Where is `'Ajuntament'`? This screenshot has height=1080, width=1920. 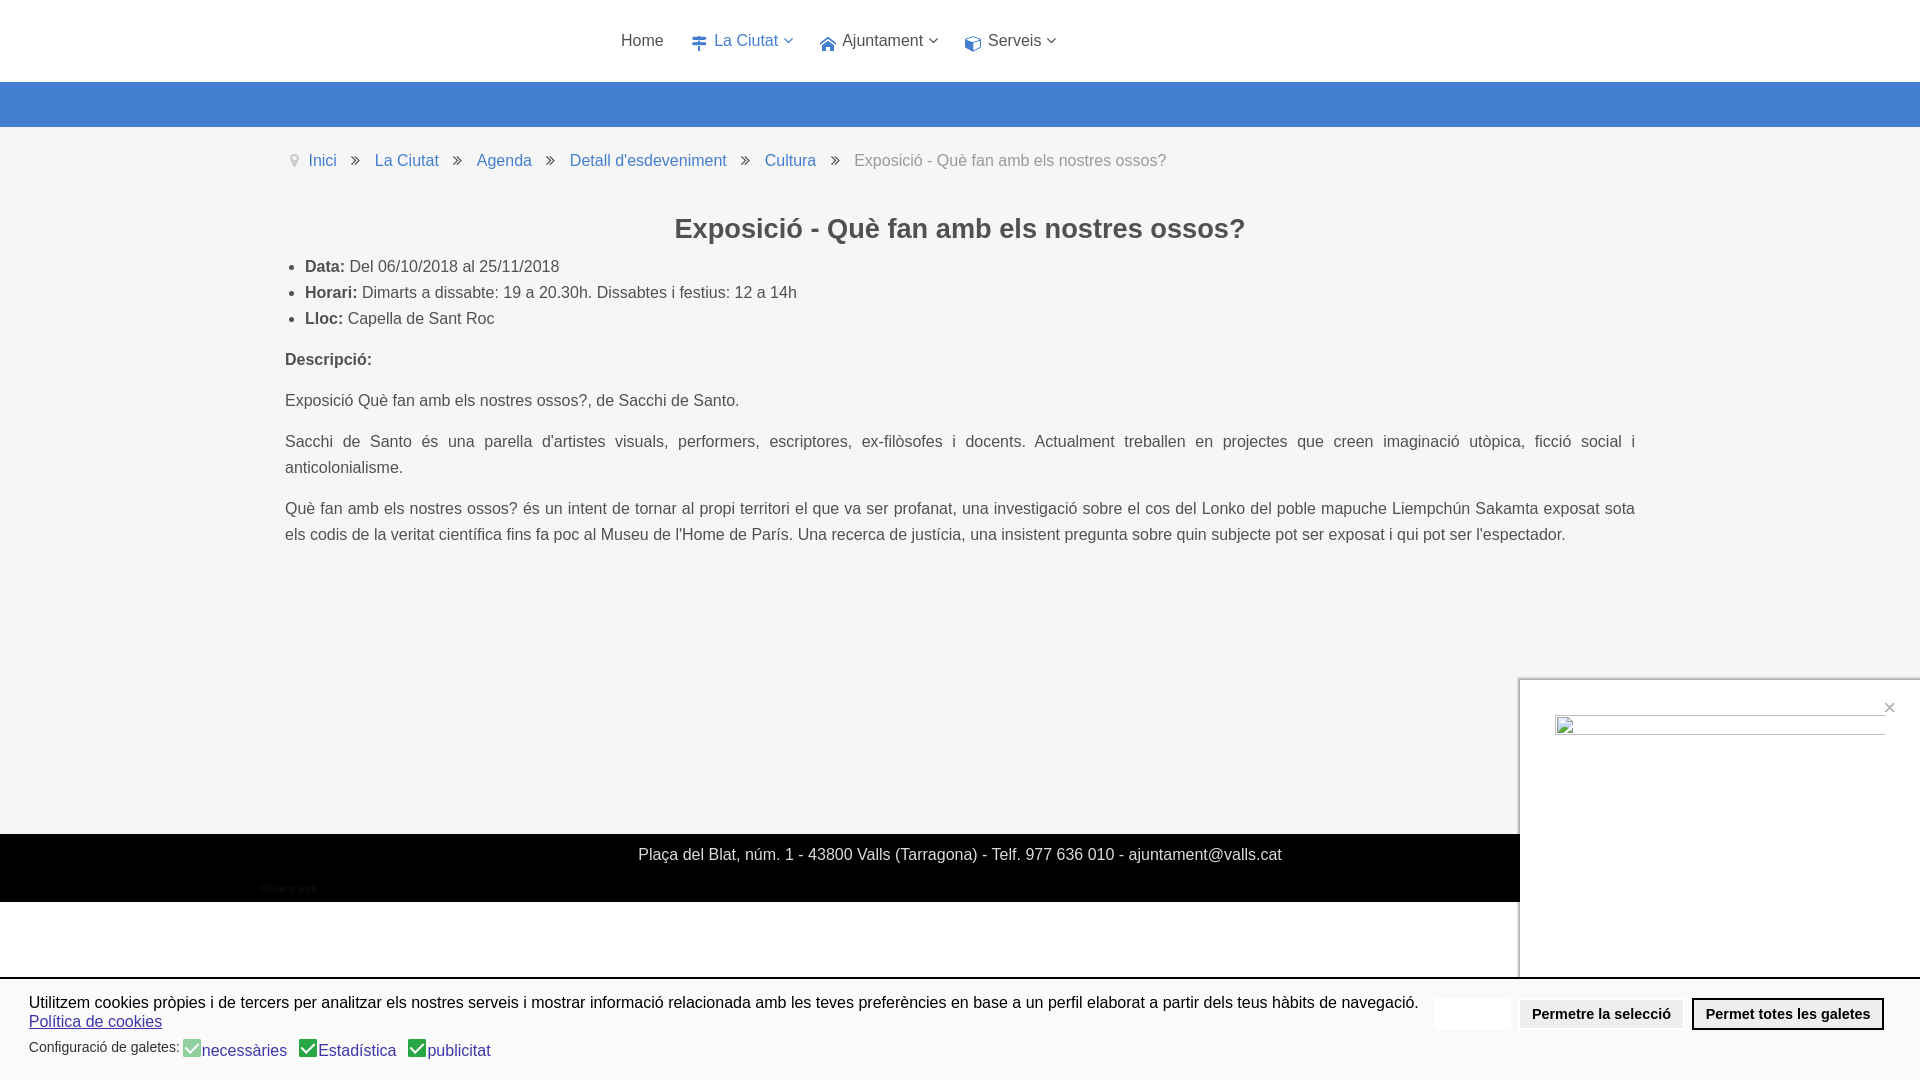 'Ajuntament' is located at coordinates (805, 41).